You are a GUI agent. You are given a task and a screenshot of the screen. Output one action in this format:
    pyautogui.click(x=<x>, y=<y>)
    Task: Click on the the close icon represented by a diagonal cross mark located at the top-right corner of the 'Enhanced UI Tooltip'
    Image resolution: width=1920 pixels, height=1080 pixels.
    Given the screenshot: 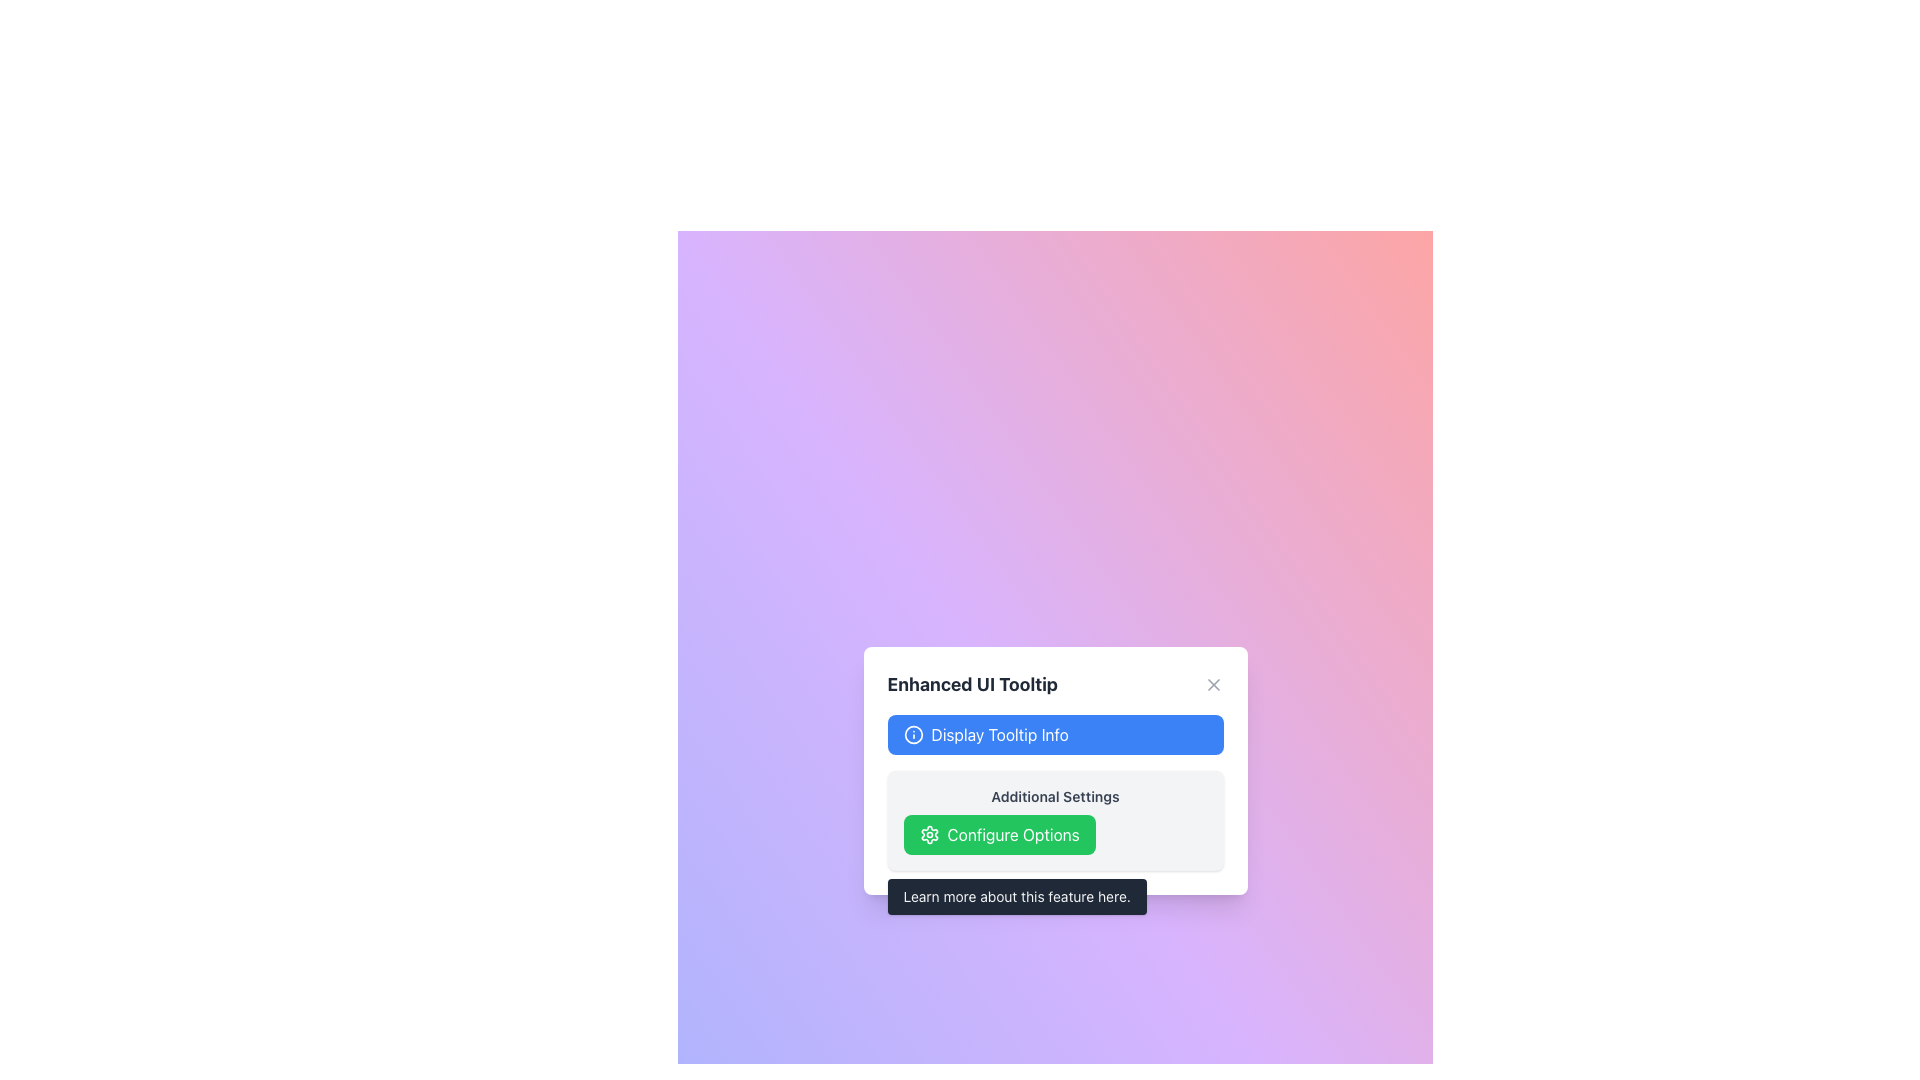 What is the action you would take?
    pyautogui.click(x=1212, y=684)
    